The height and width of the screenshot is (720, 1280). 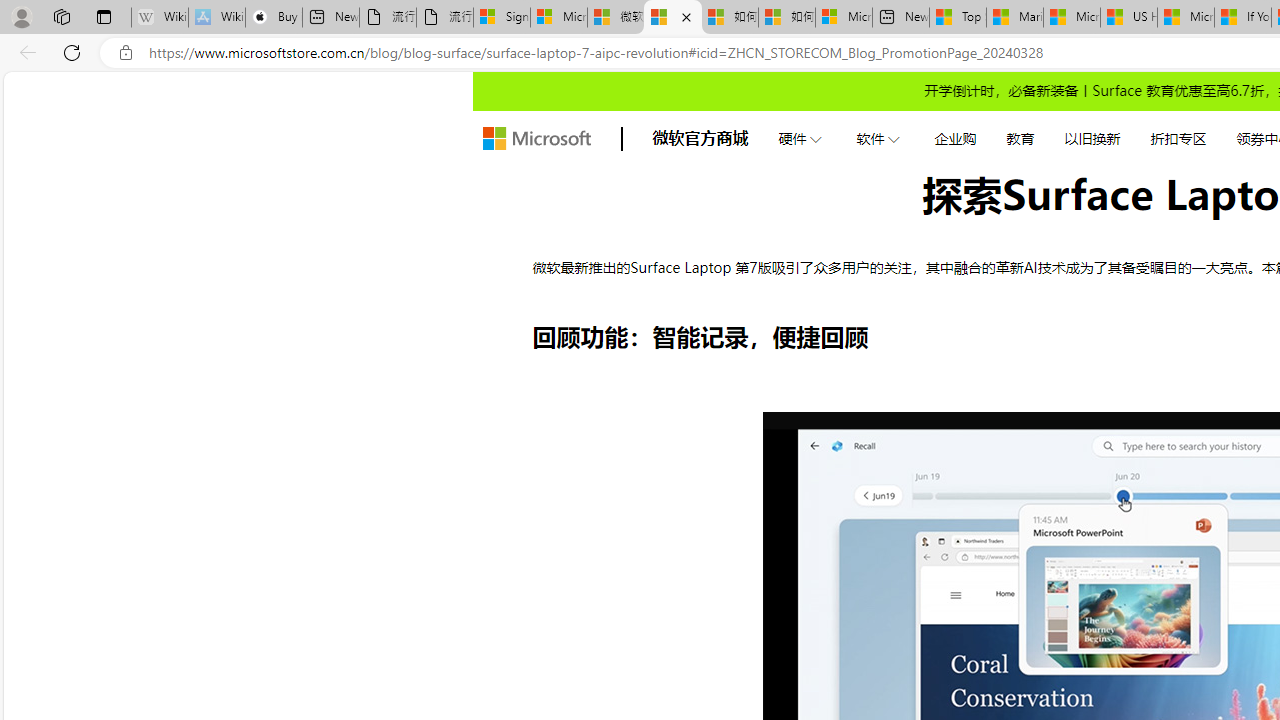 What do you see at coordinates (957, 17) in the screenshot?
I see `'Top Stories - MSN'` at bounding box center [957, 17].